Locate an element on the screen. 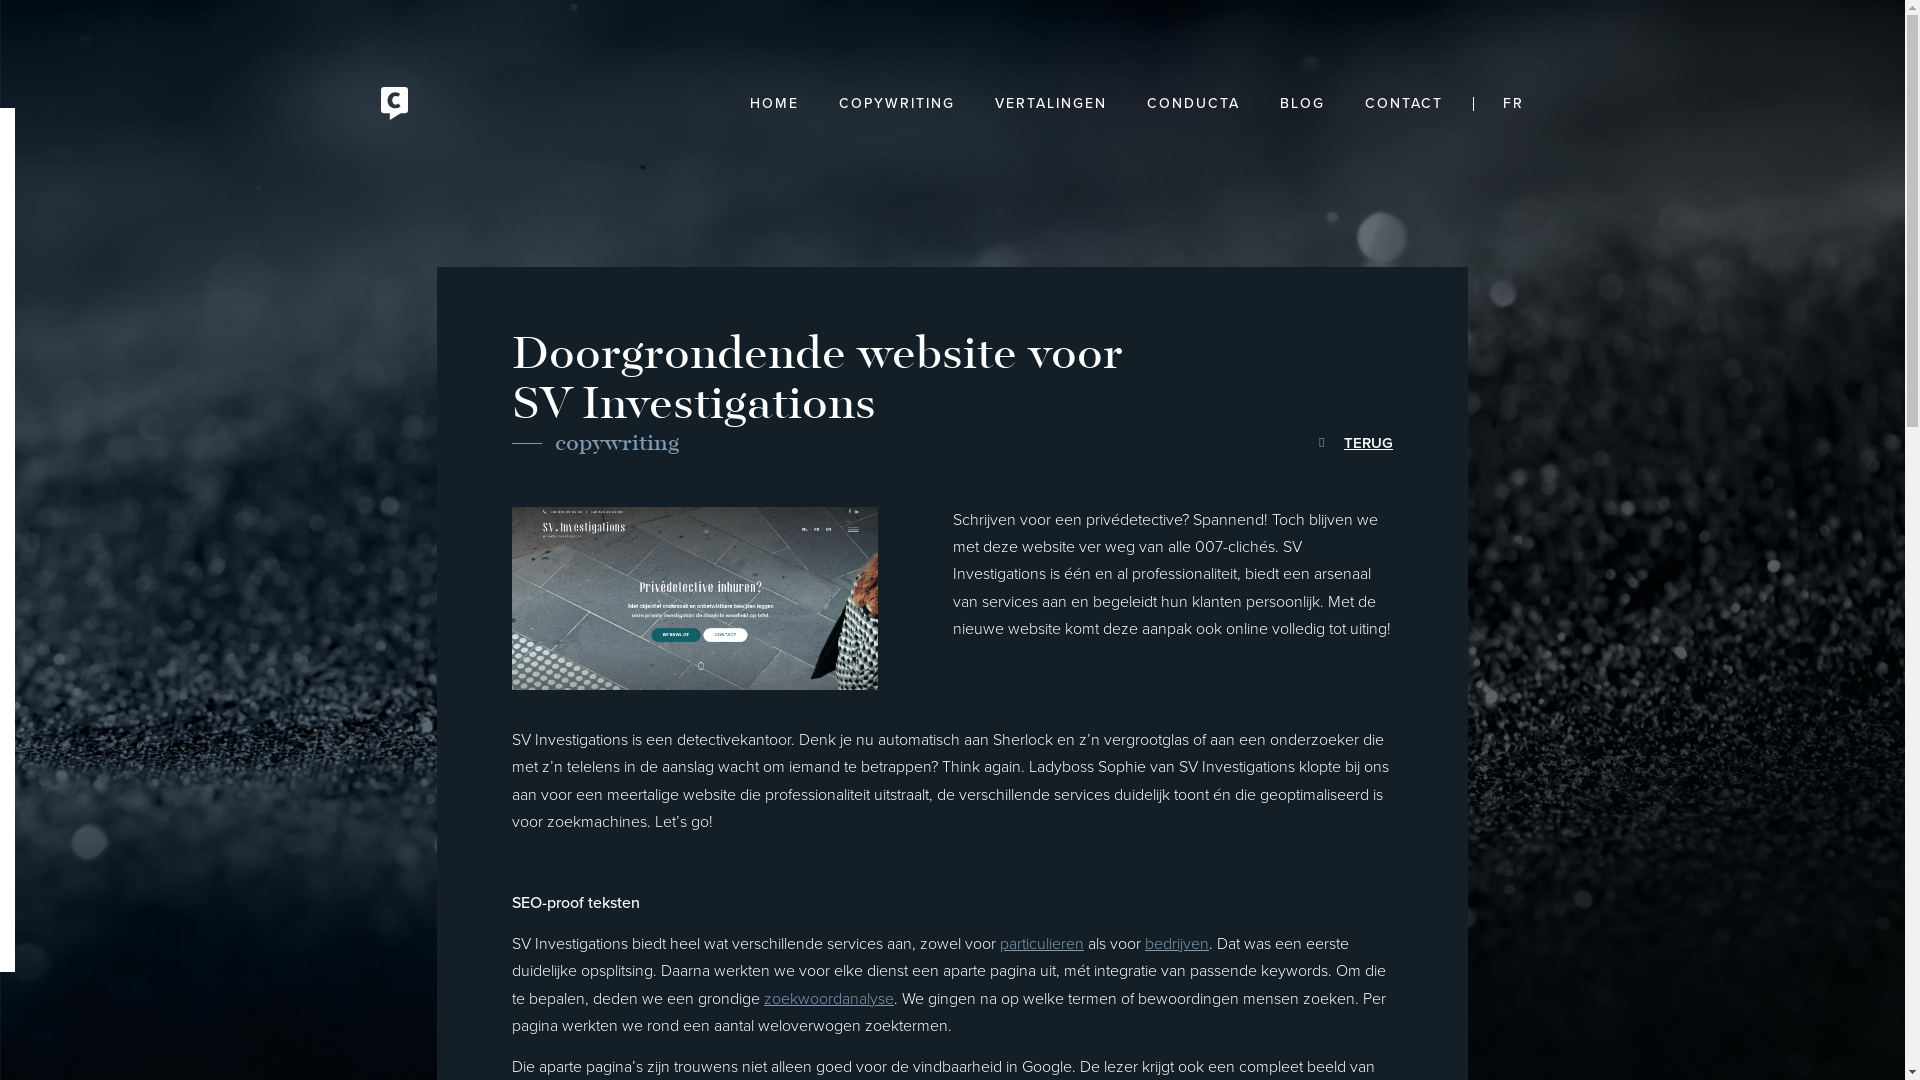  'BLOG' is located at coordinates (1302, 103).